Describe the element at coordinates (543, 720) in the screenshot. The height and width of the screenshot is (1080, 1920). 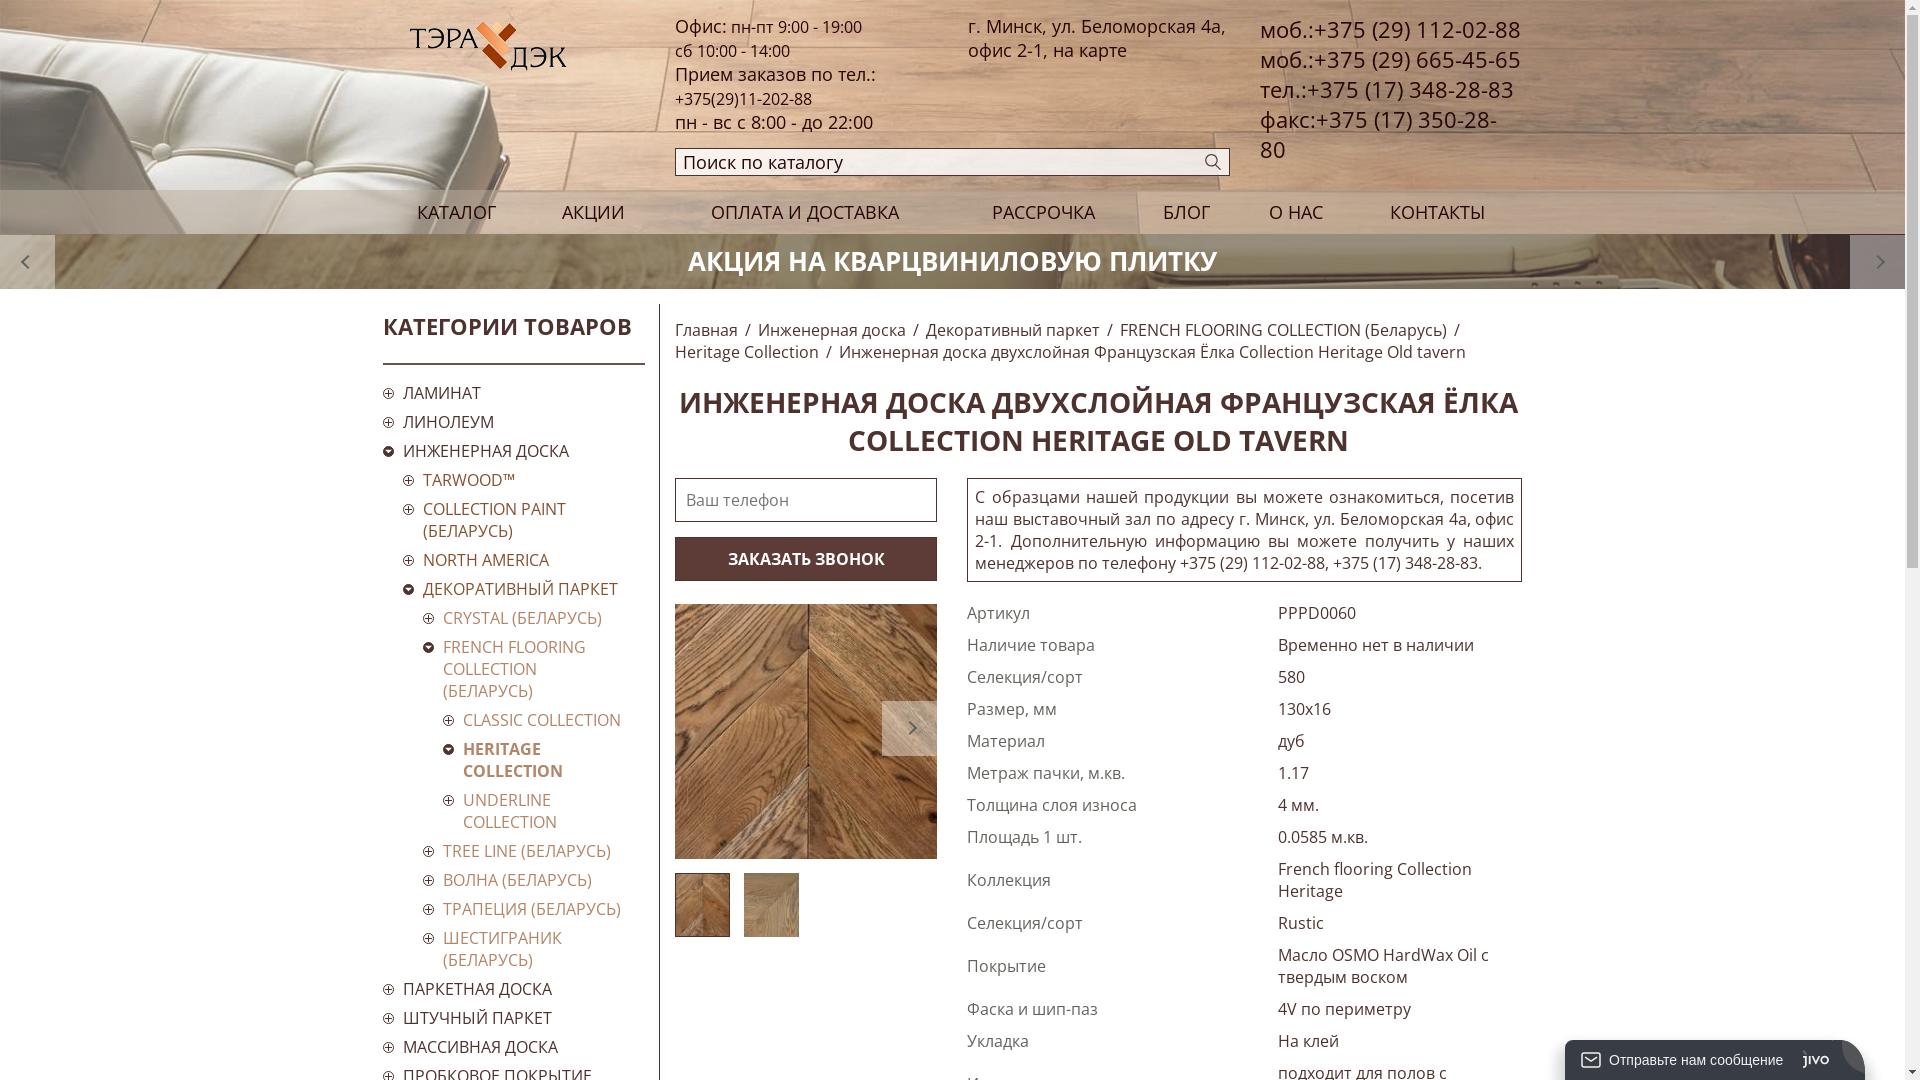
I see `'CLASSIC COLLECTION'` at that location.